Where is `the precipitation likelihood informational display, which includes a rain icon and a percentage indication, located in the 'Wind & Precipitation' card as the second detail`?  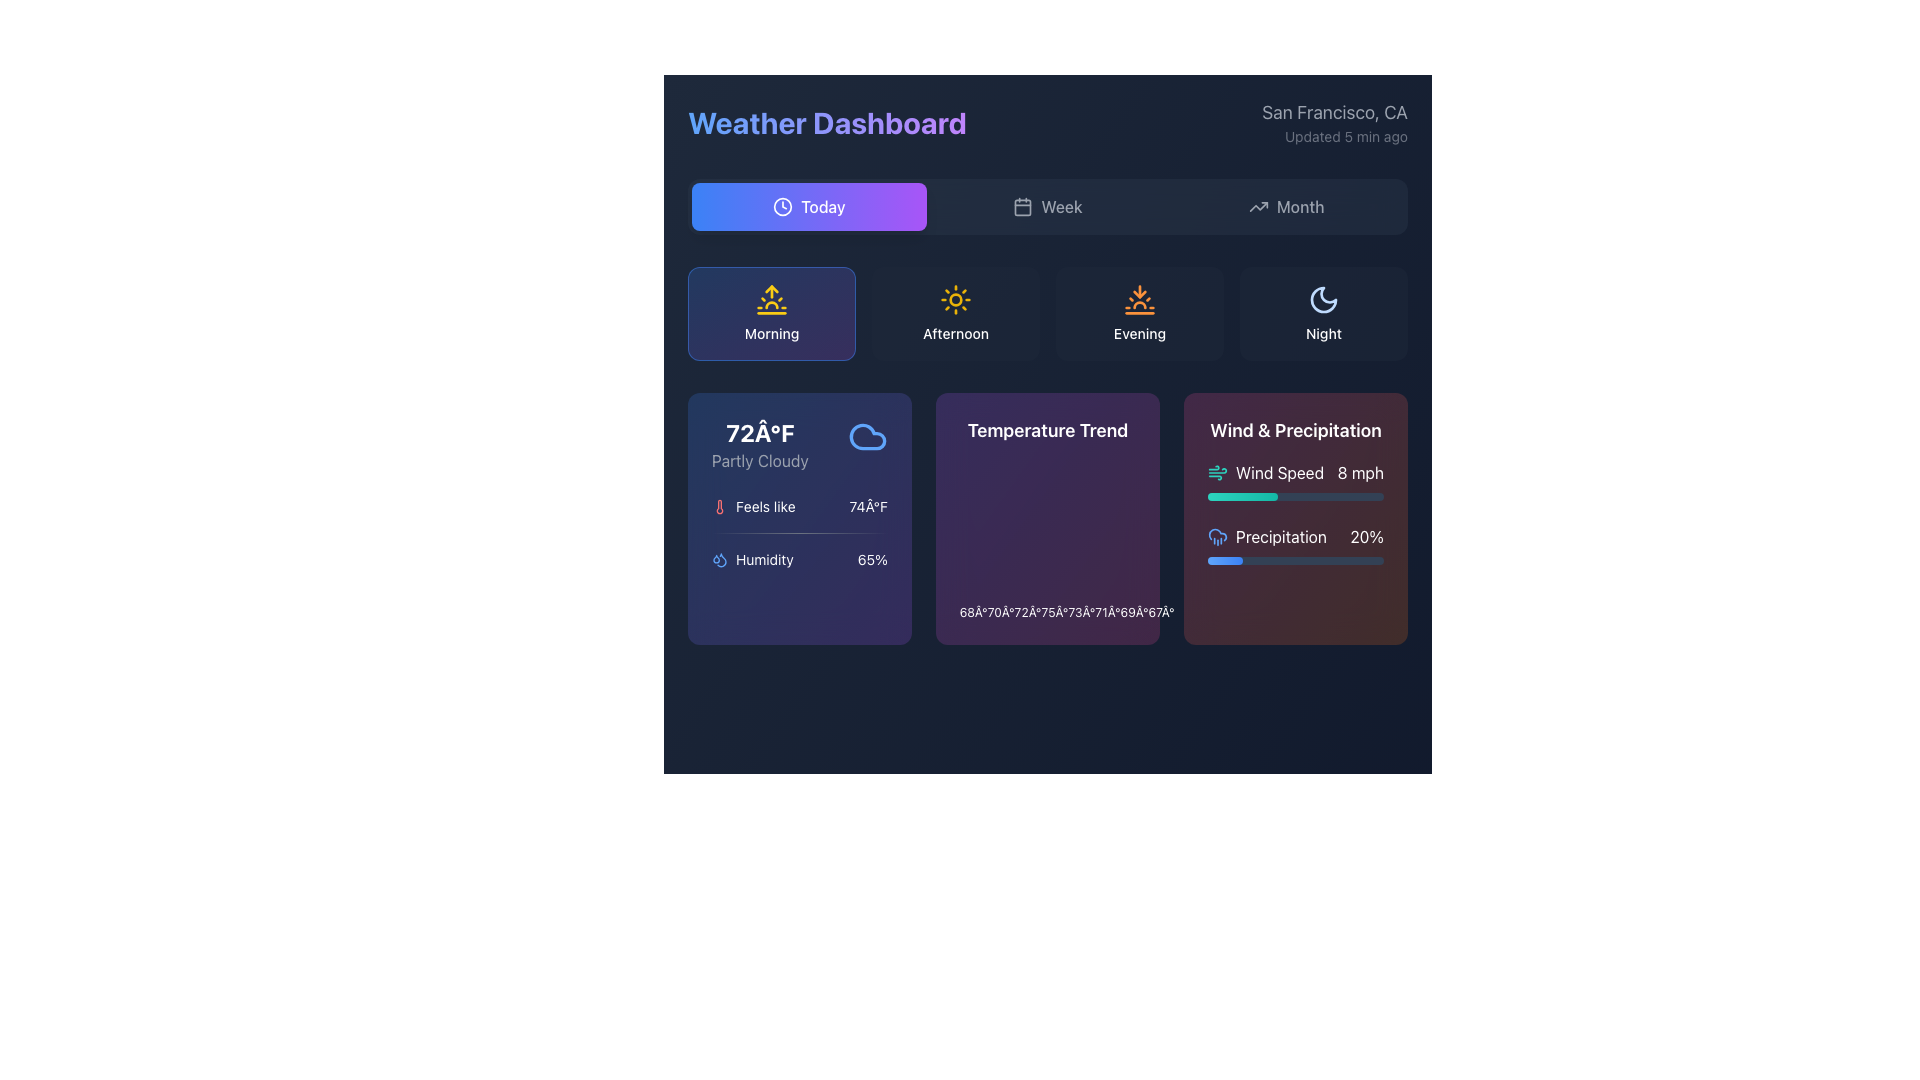 the precipitation likelihood informational display, which includes a rain icon and a percentage indication, located in the 'Wind & Precipitation' card as the second detail is located at coordinates (1296, 535).